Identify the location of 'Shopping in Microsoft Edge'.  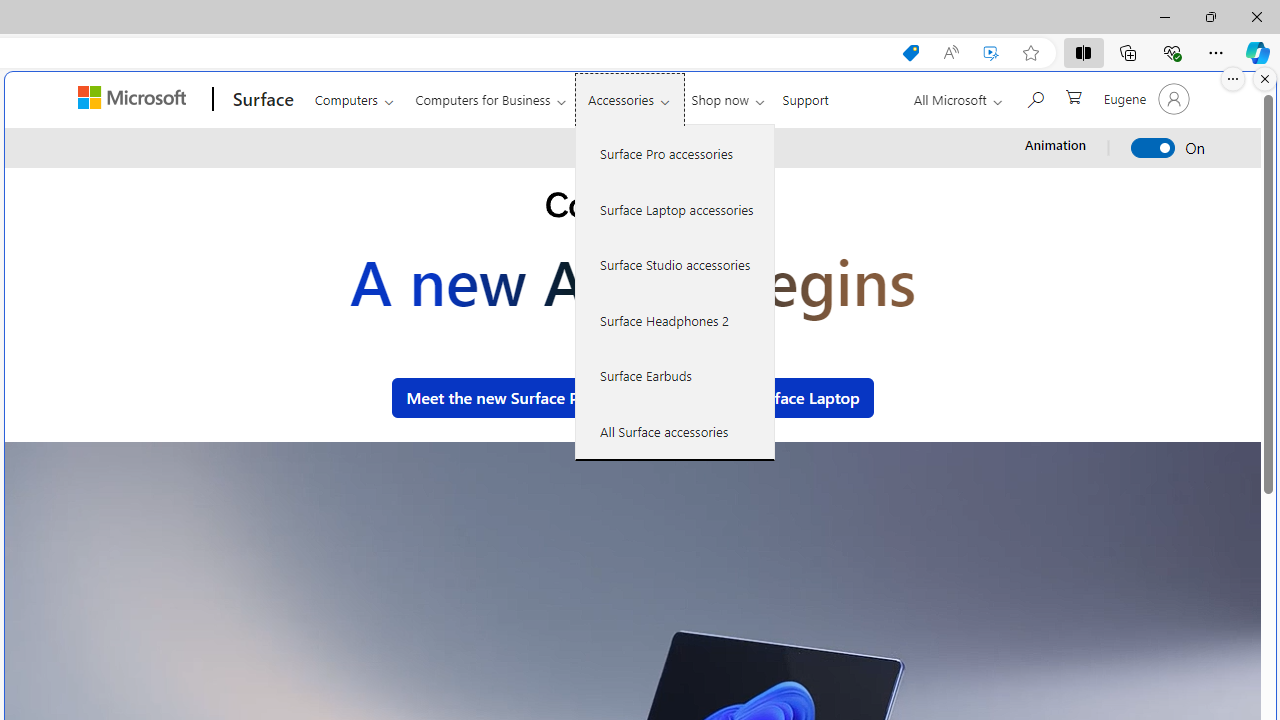
(909, 52).